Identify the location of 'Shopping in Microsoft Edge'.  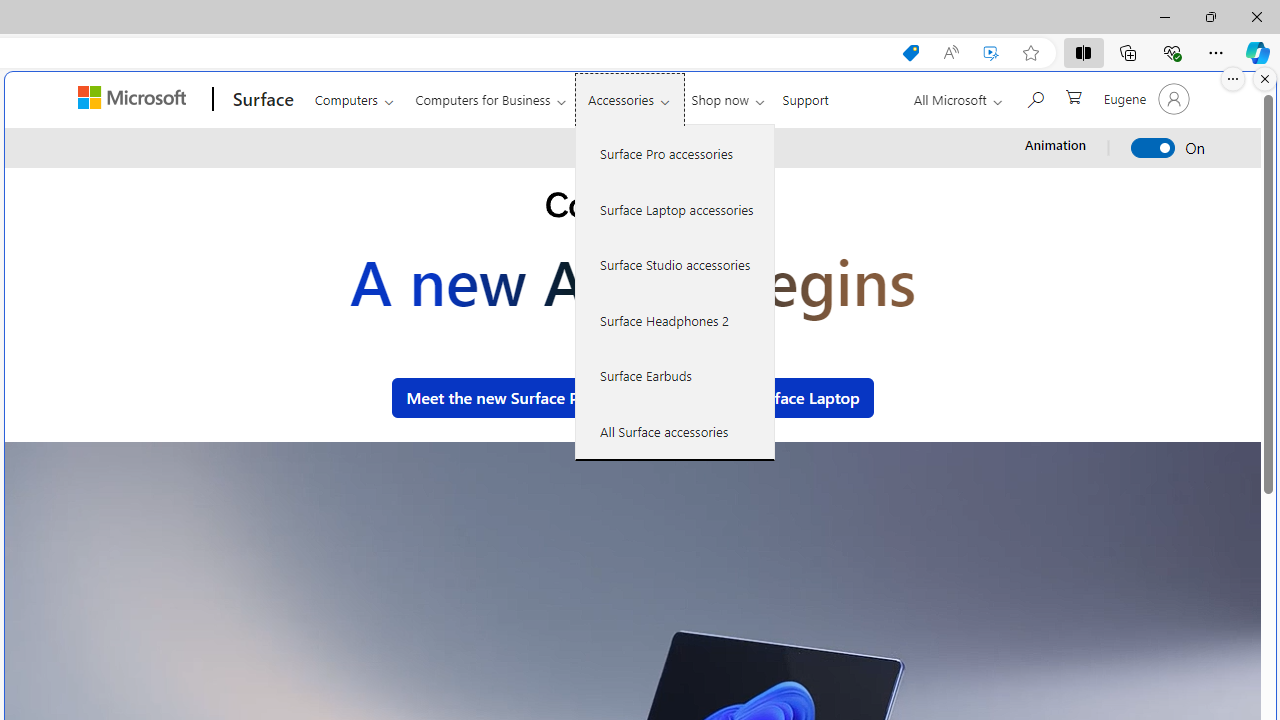
(909, 52).